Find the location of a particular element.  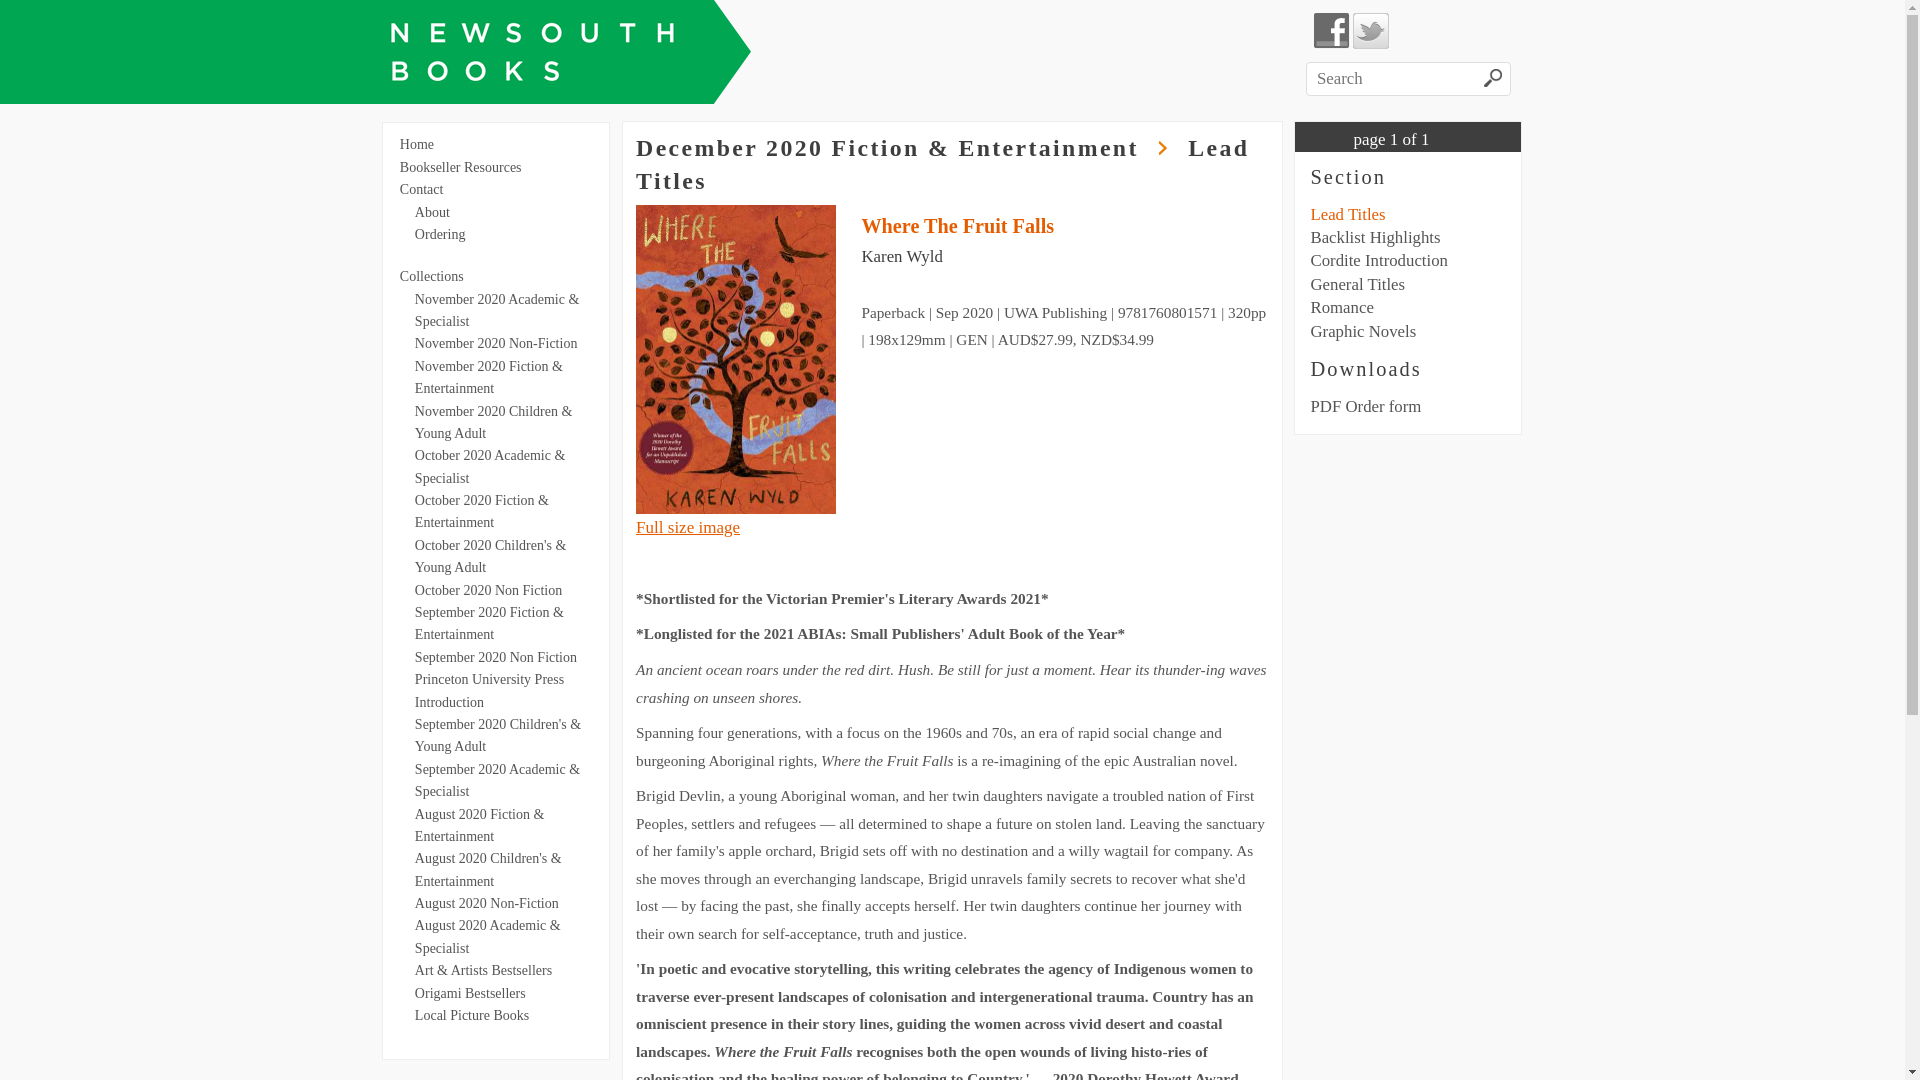

'Ordering' is located at coordinates (439, 233).